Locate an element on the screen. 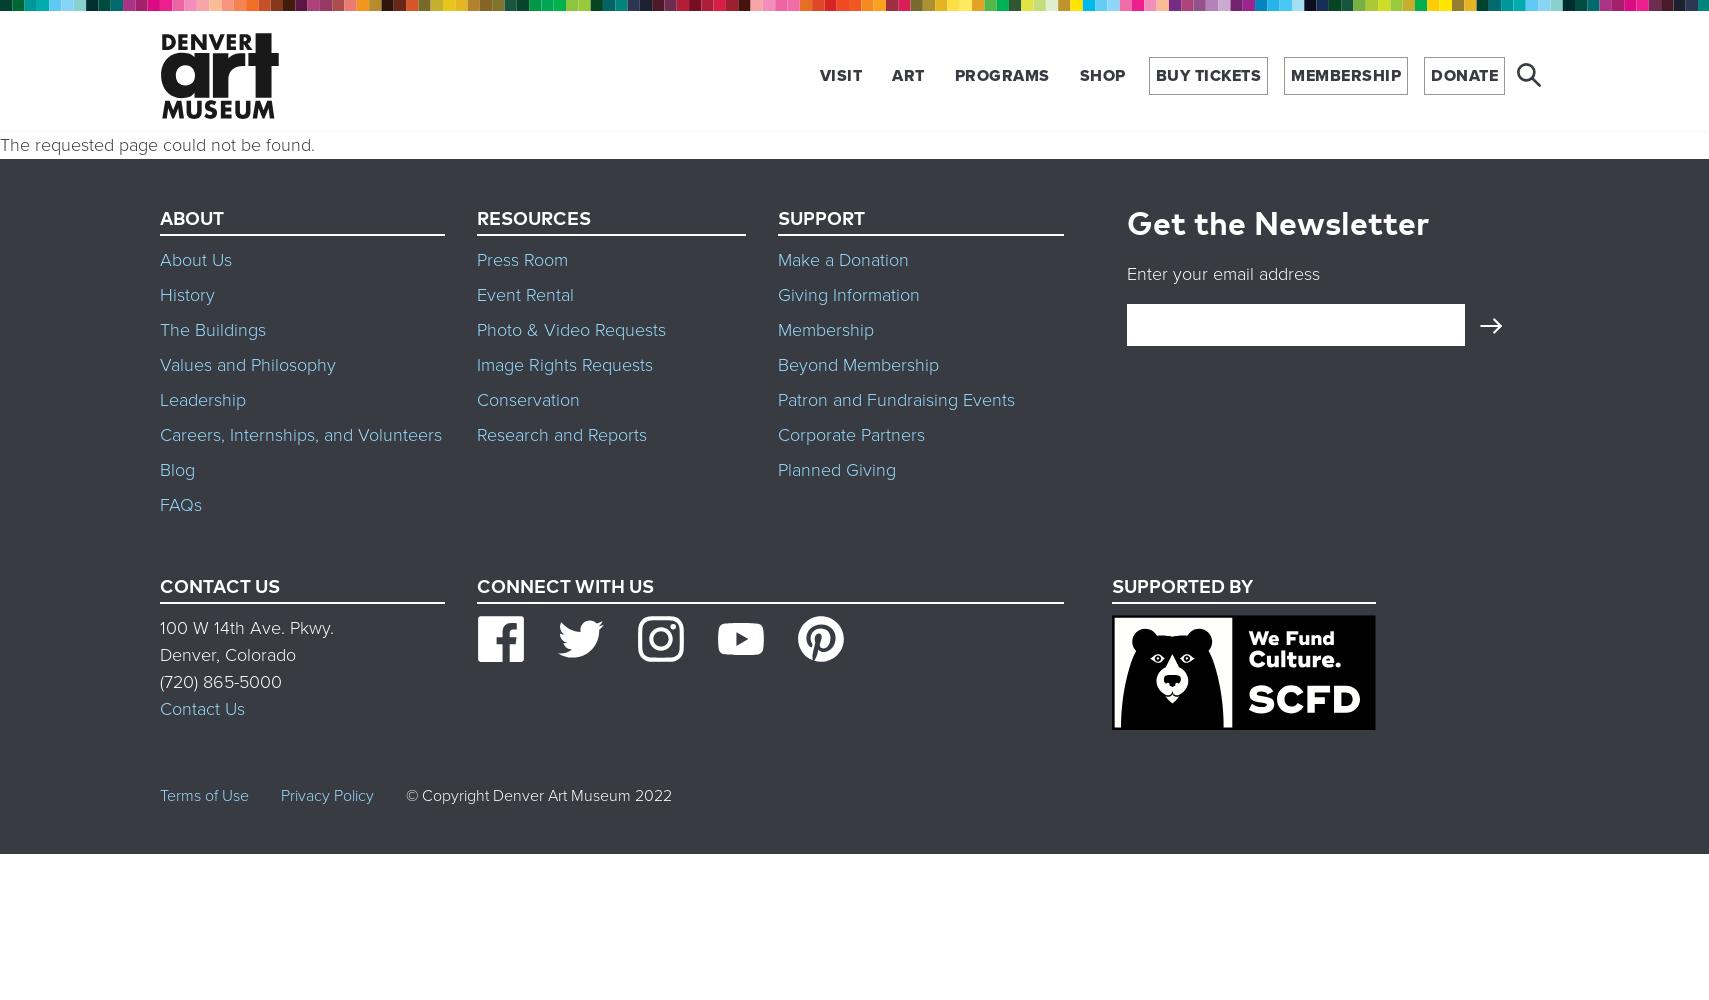 The image size is (1709, 1000). 'Shop' is located at coordinates (1101, 74).